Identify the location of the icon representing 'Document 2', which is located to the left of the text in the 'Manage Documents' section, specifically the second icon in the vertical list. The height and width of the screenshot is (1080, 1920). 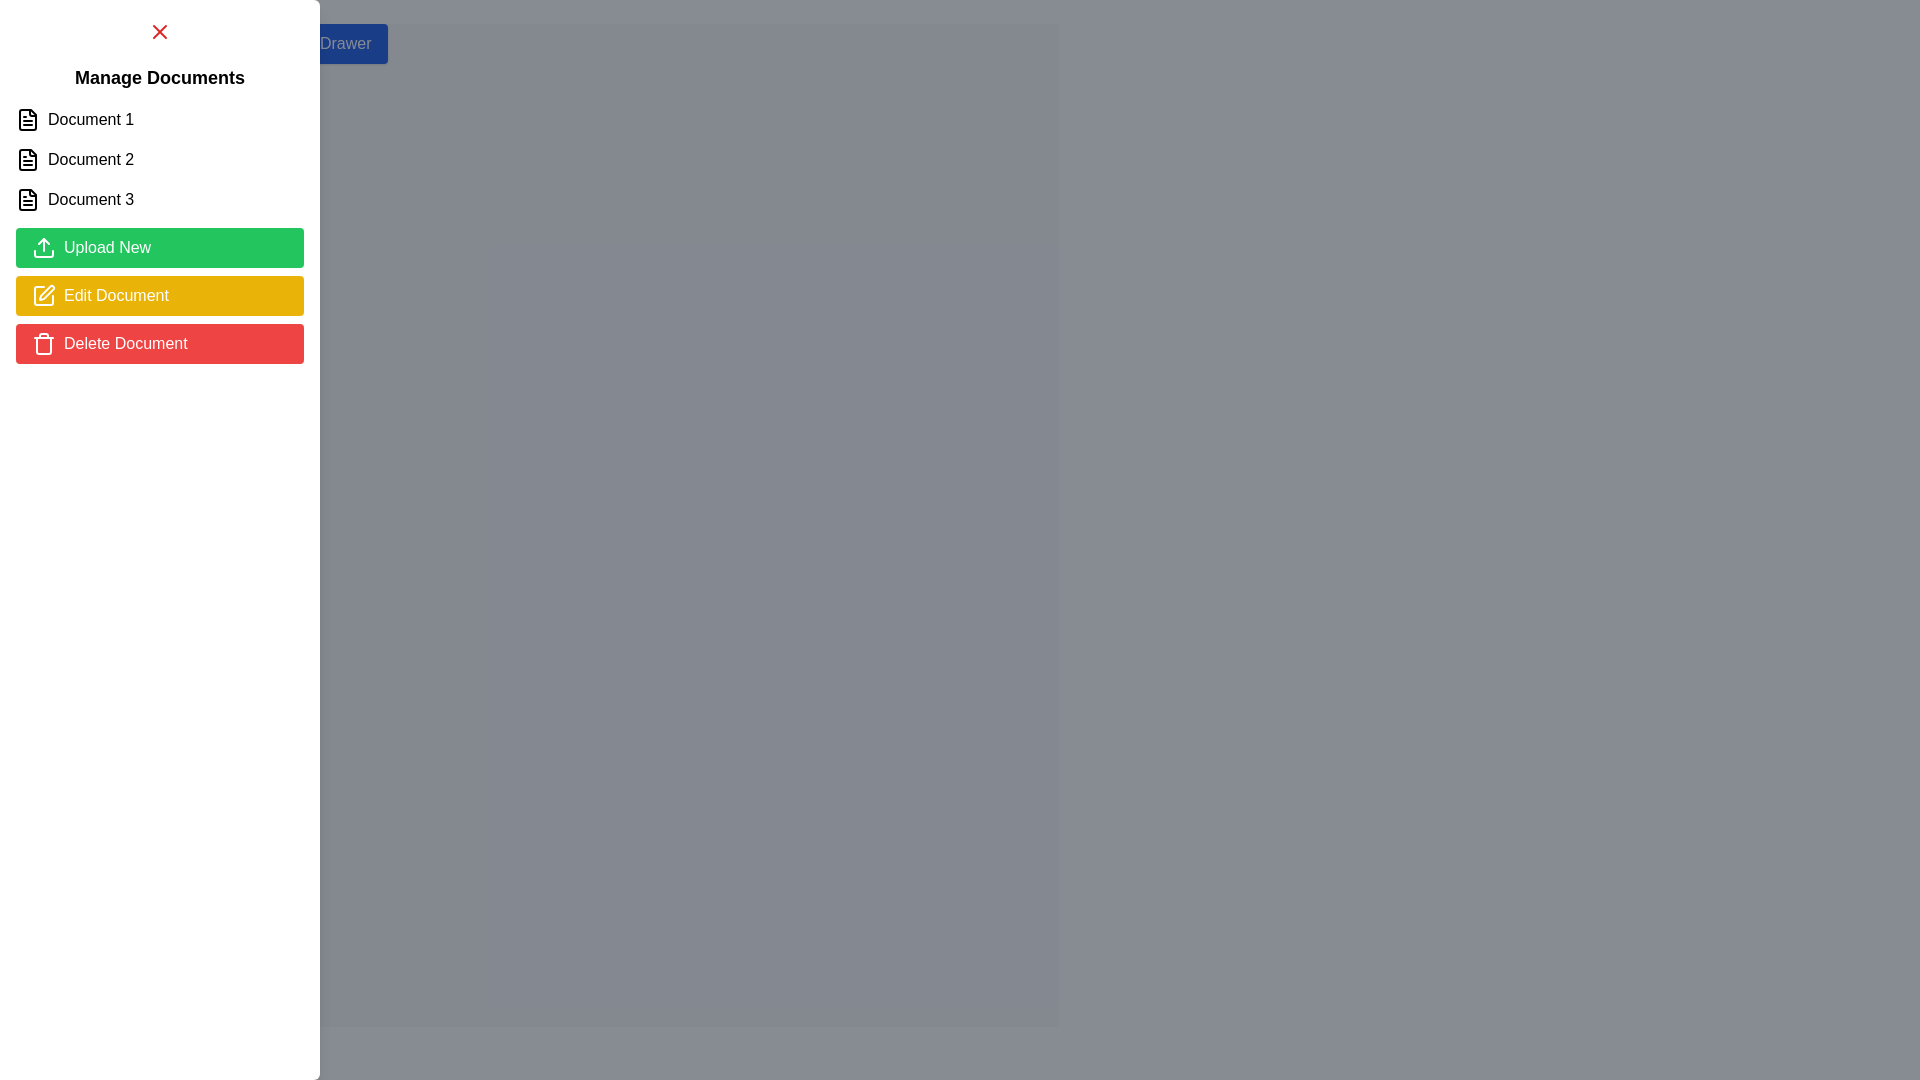
(28, 158).